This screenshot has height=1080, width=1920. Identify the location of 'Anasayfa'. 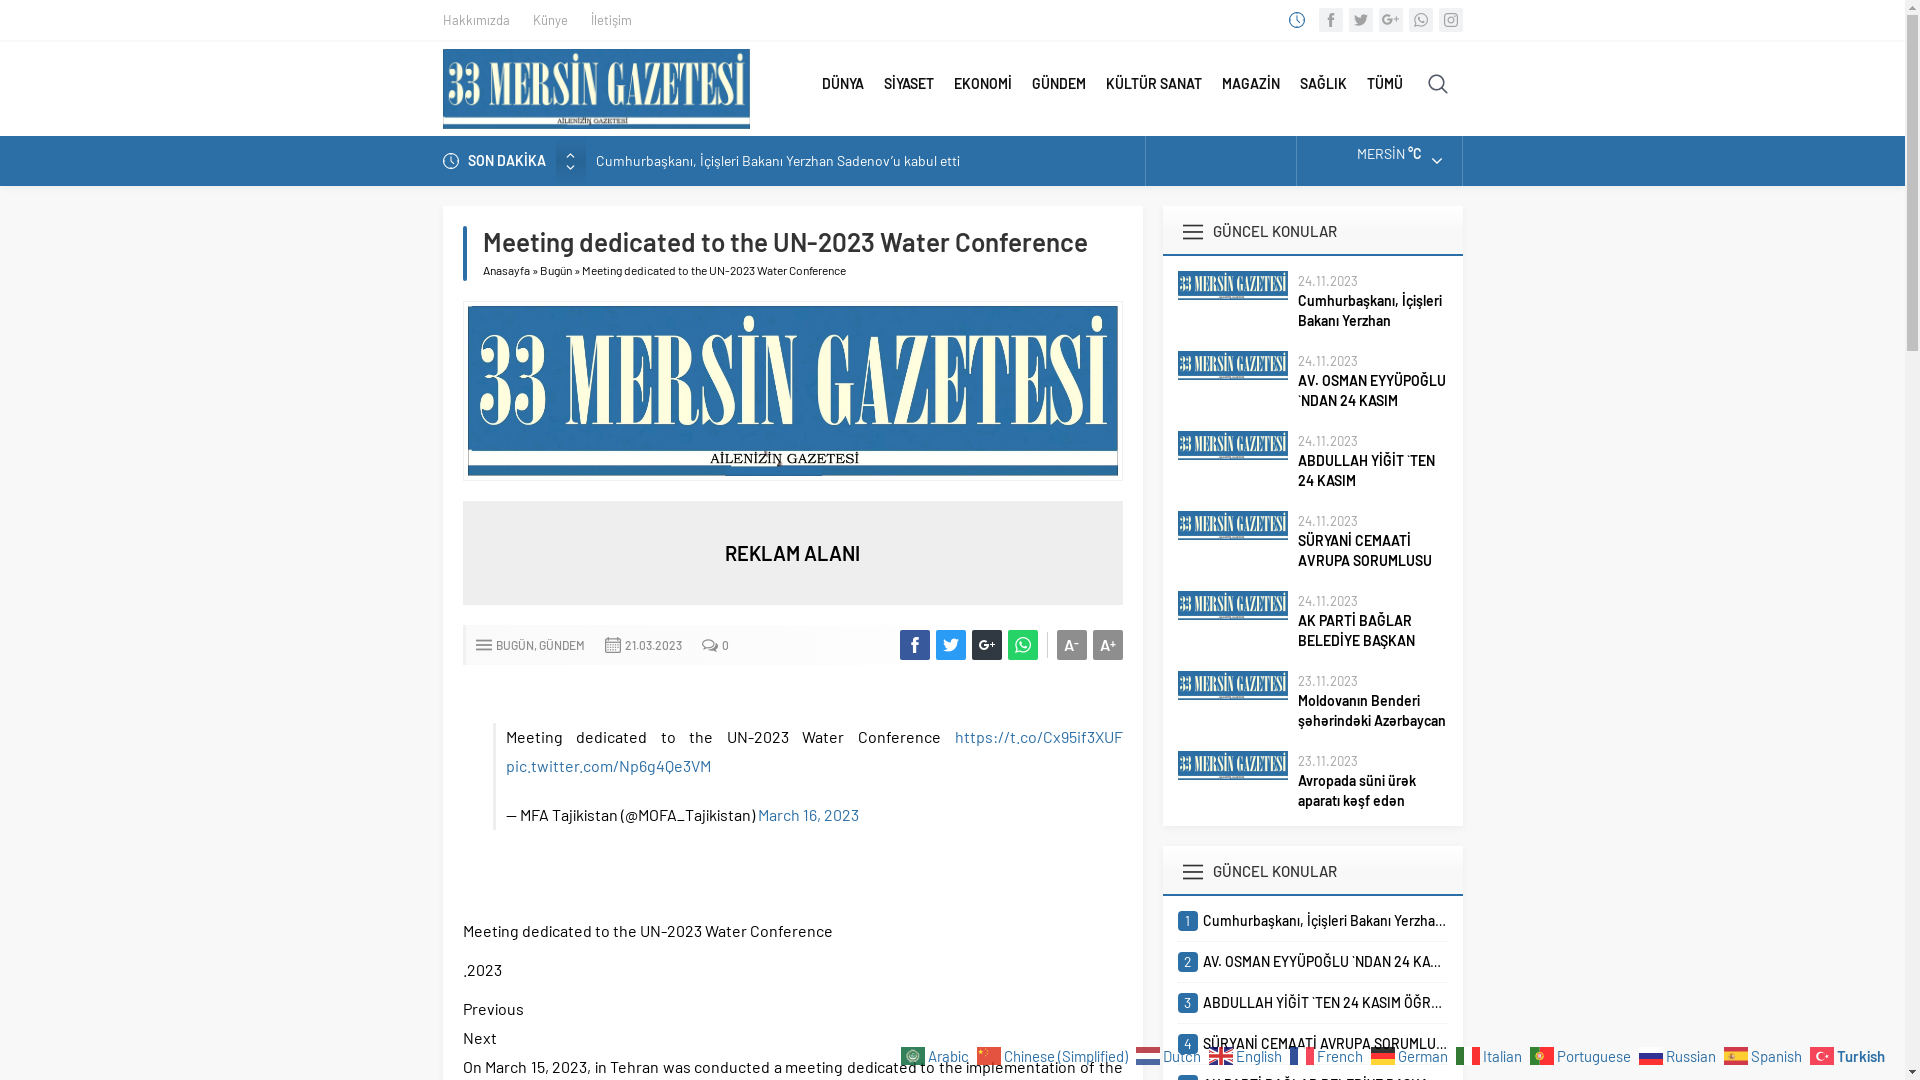
(505, 270).